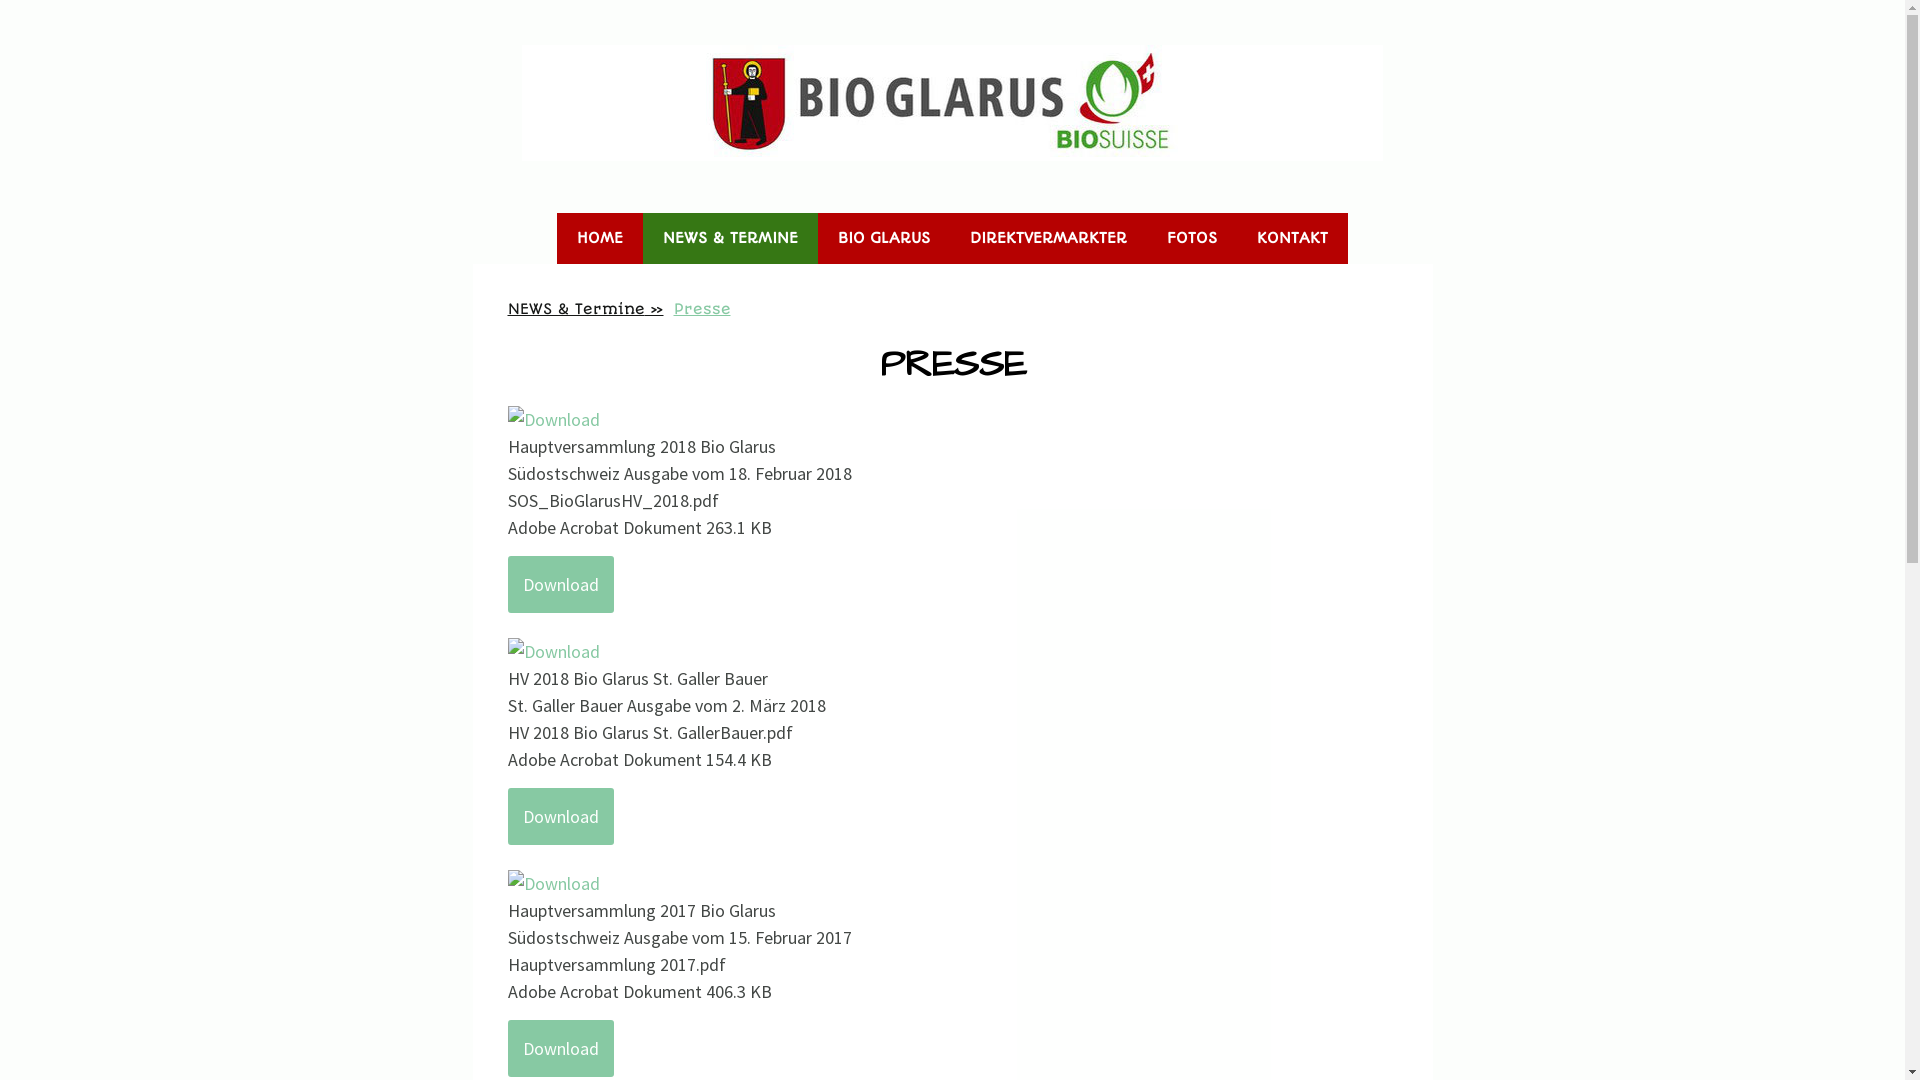  I want to click on 'Presse', so click(701, 308).